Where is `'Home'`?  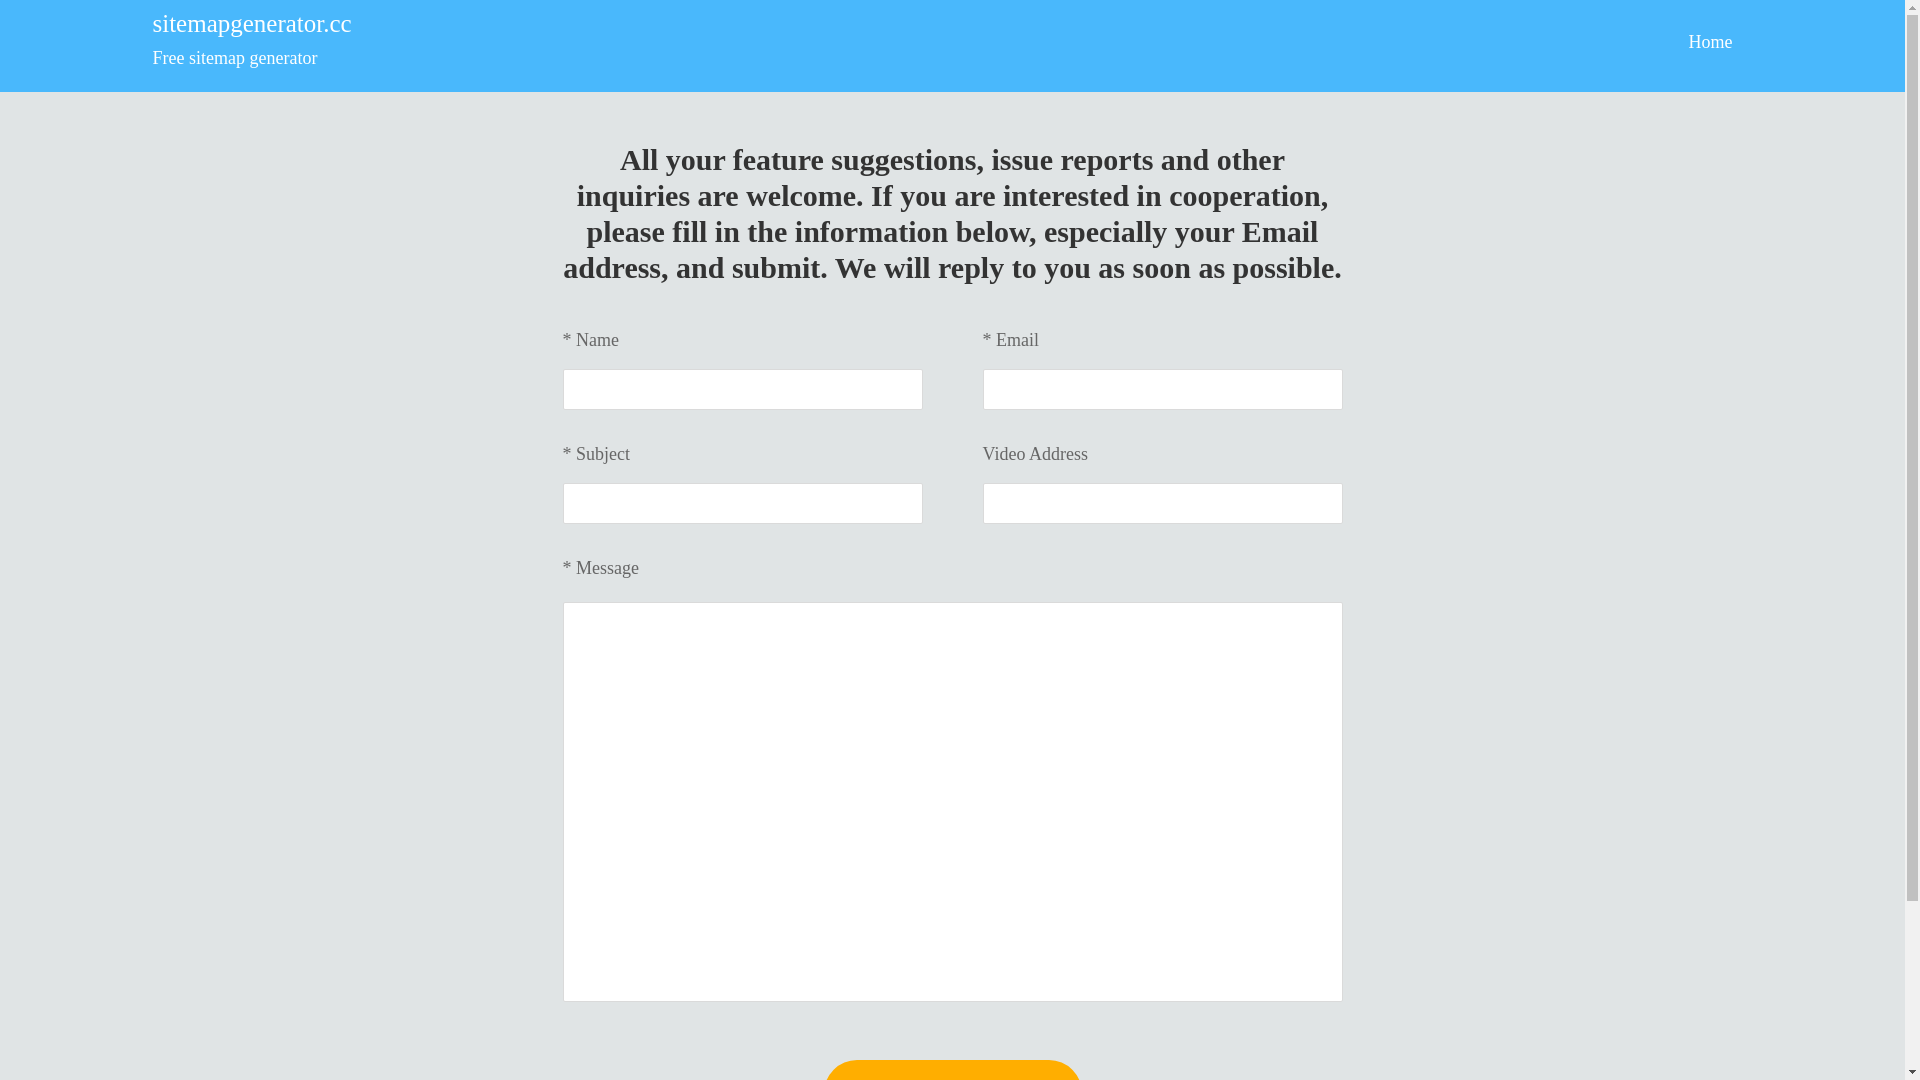
'Home' is located at coordinates (1708, 42).